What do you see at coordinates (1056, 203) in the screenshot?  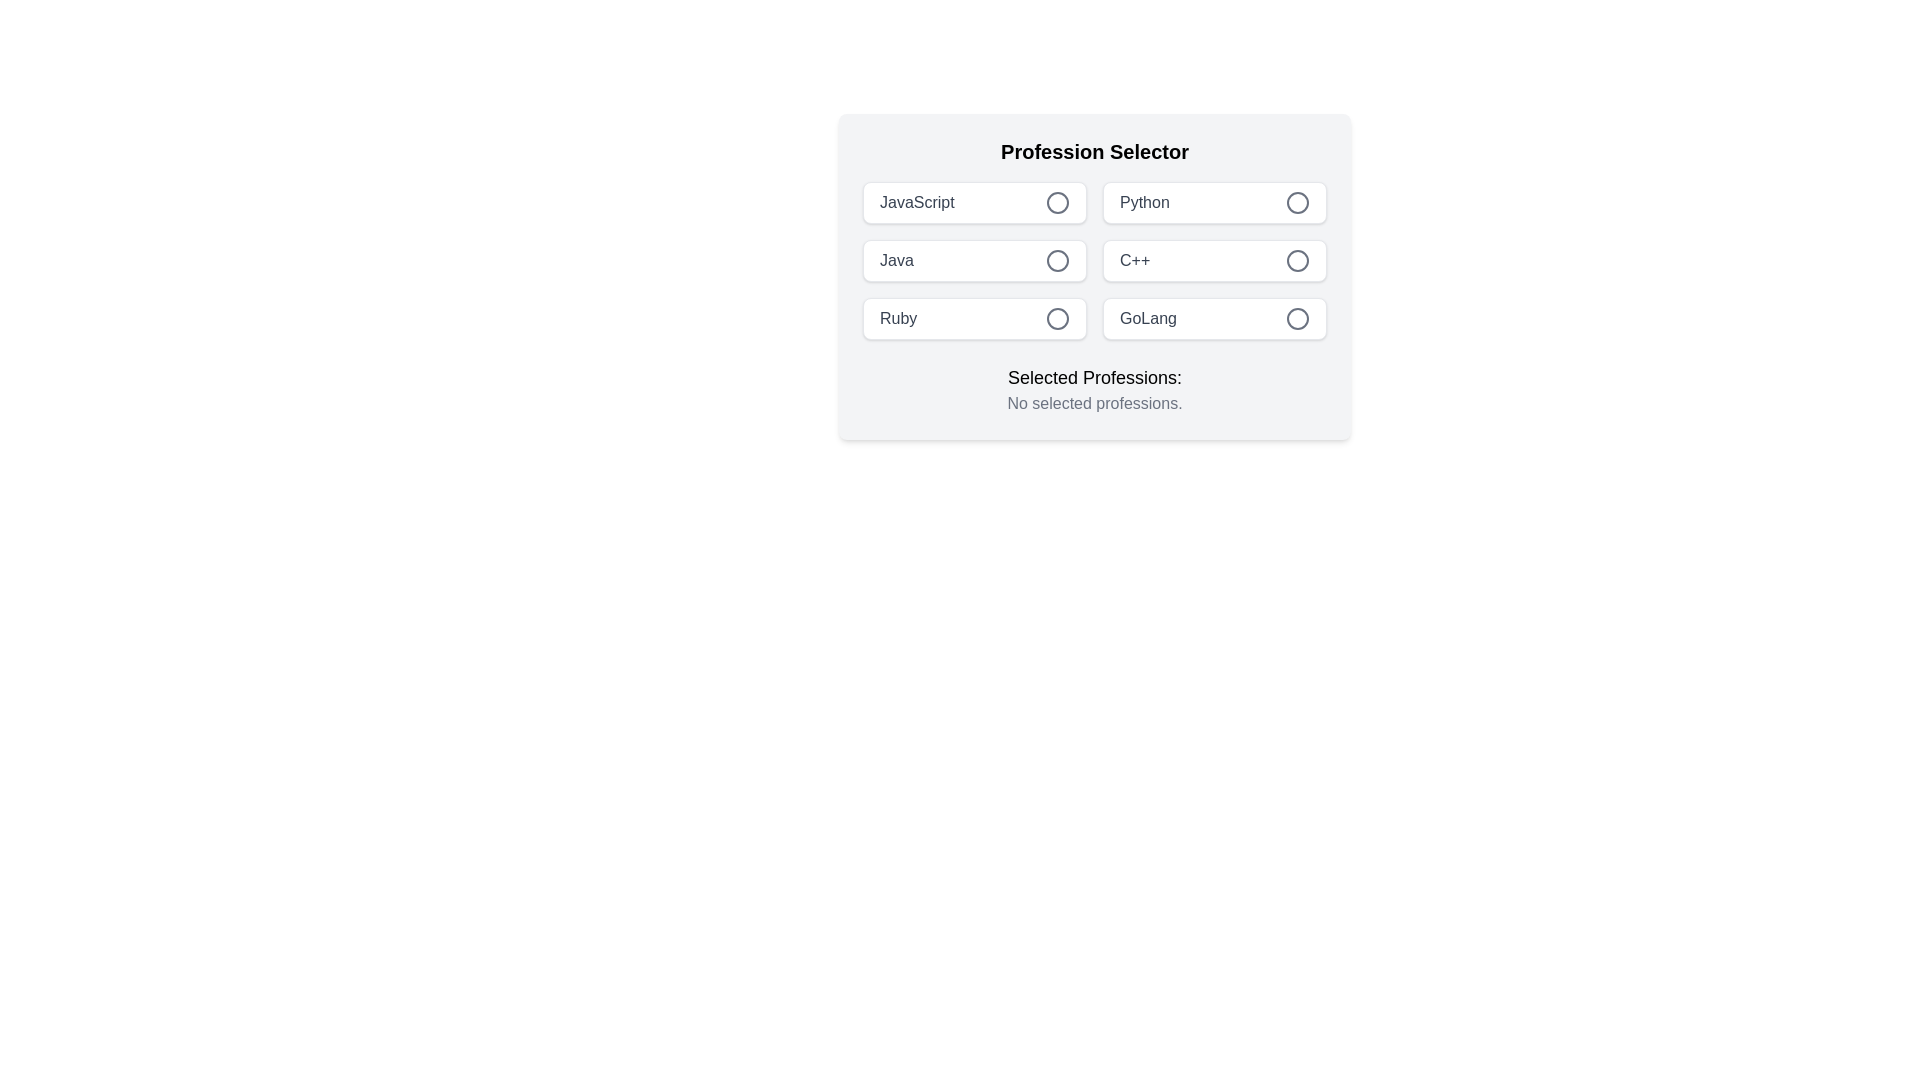 I see `the radio button next to the 'JavaScript' label` at bounding box center [1056, 203].